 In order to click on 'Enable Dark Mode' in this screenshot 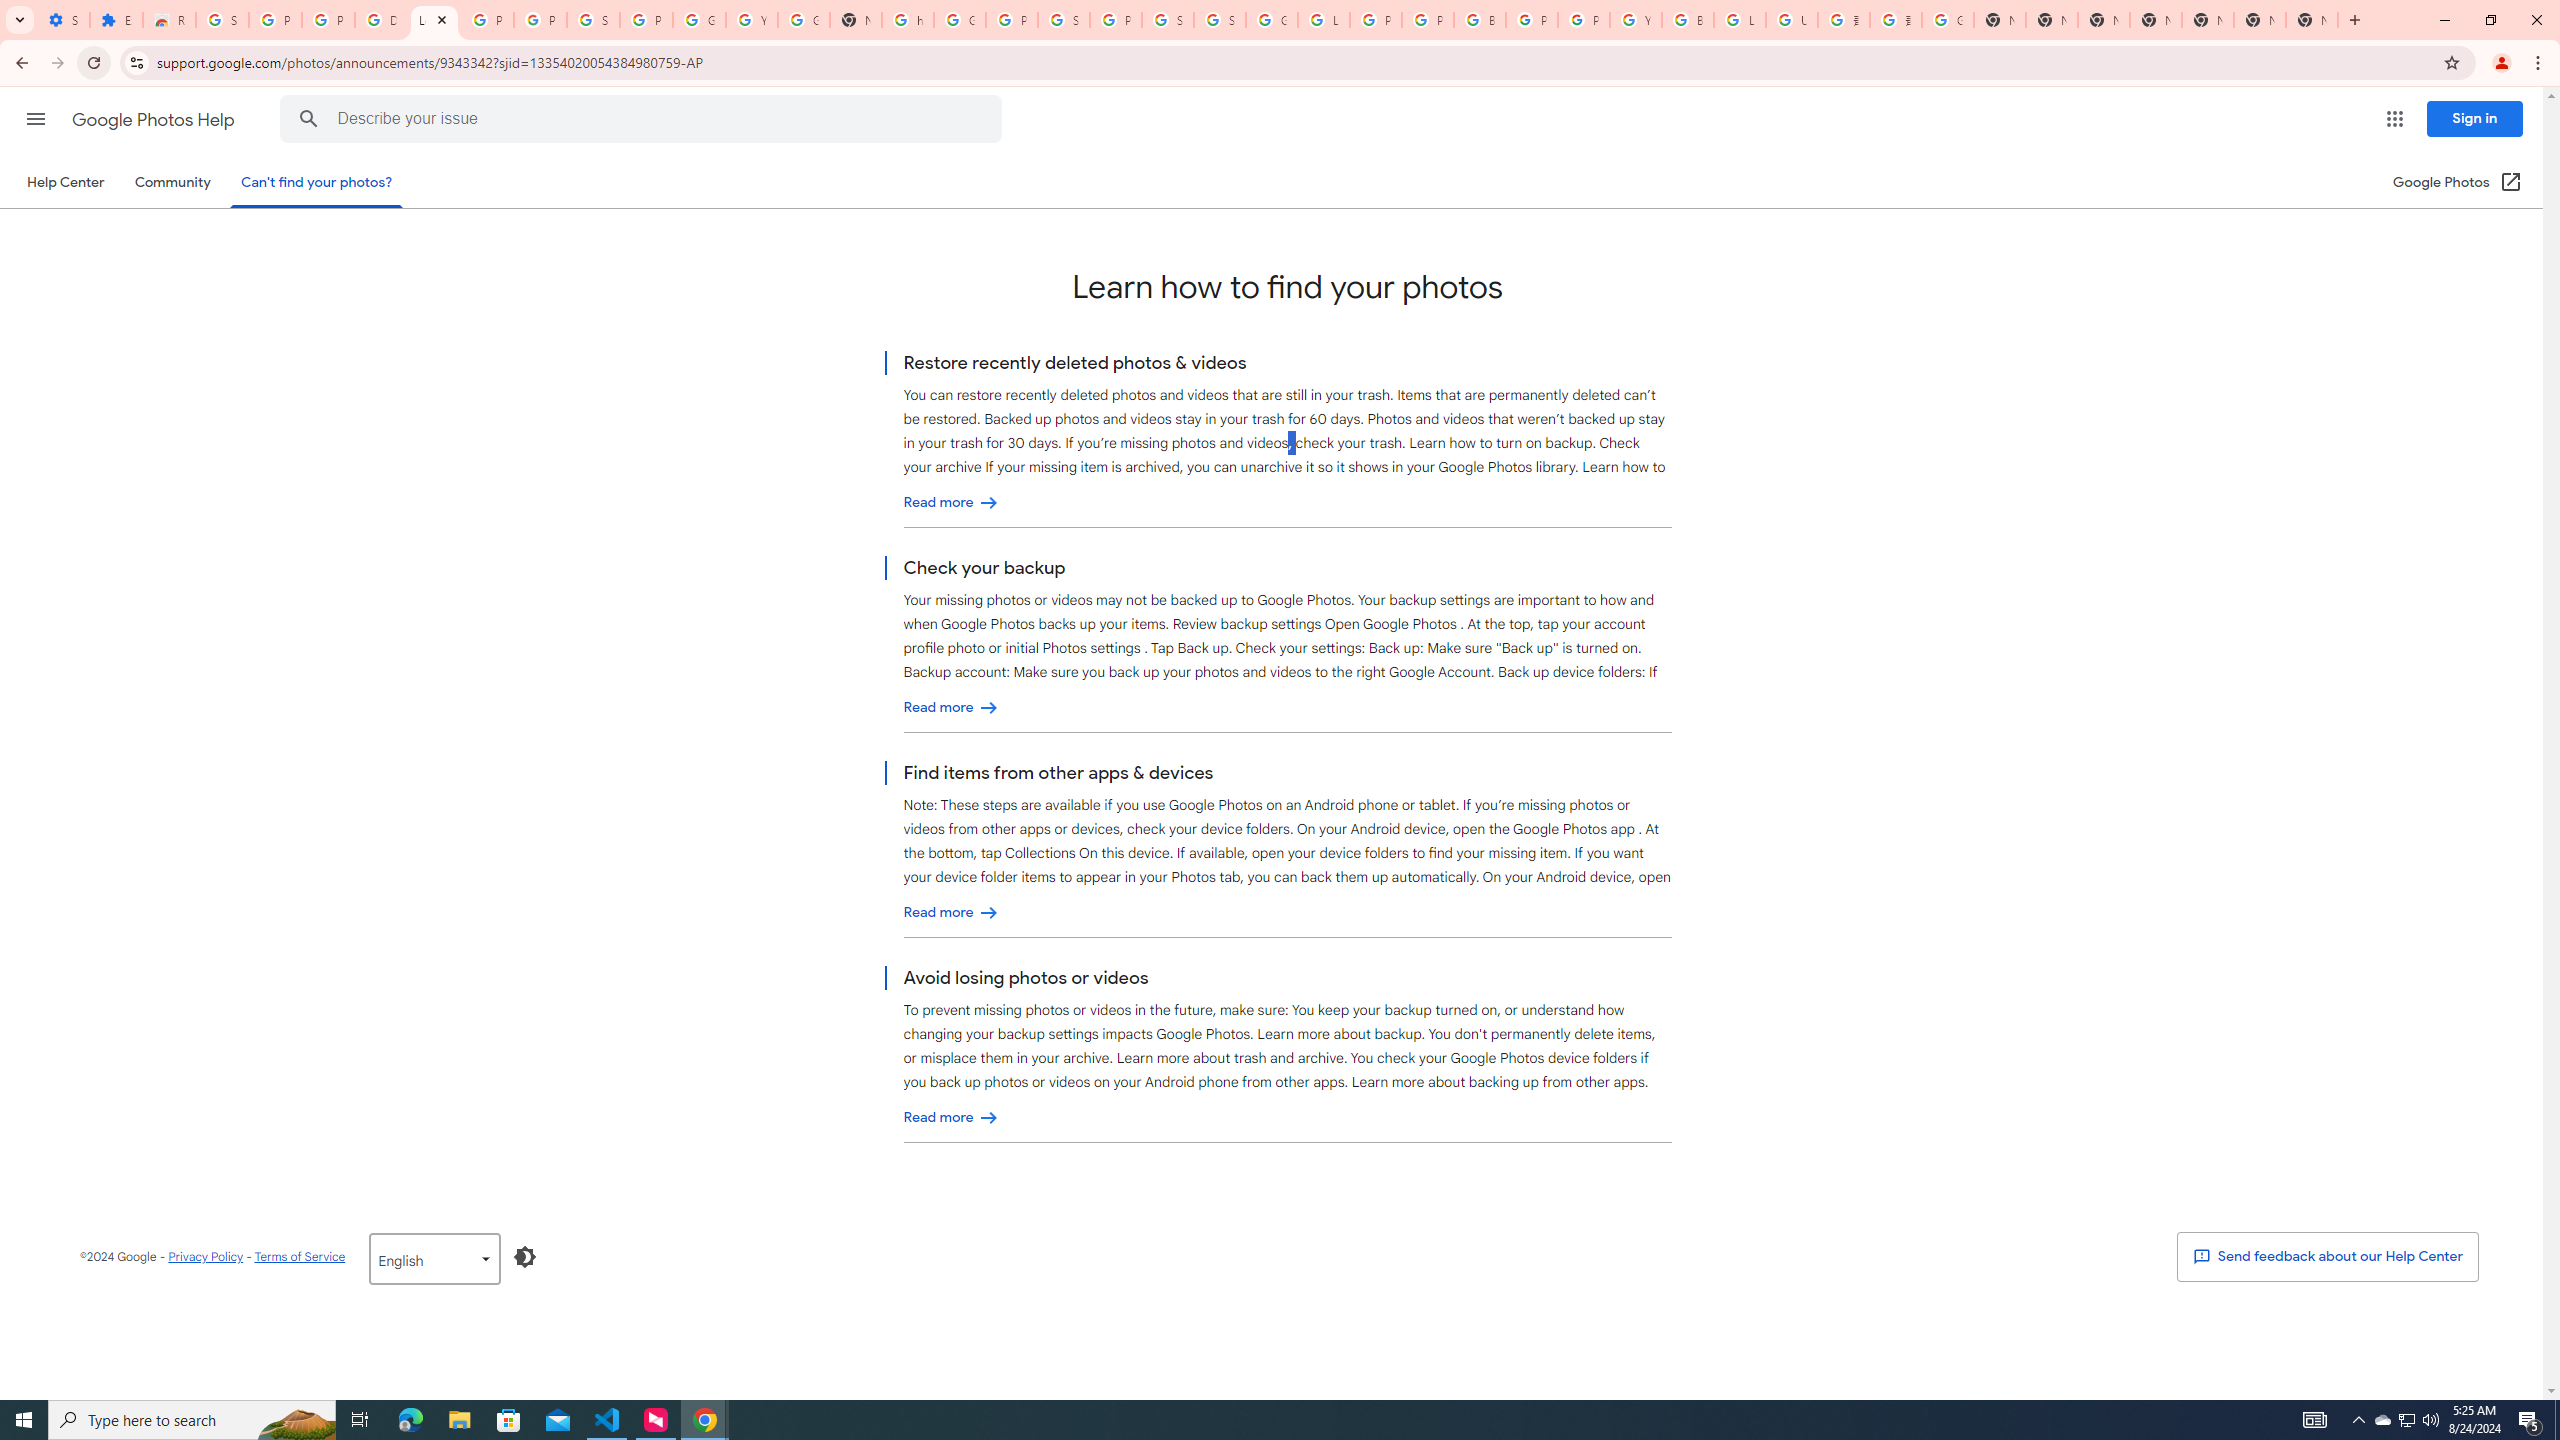, I will do `click(525, 1256)`.